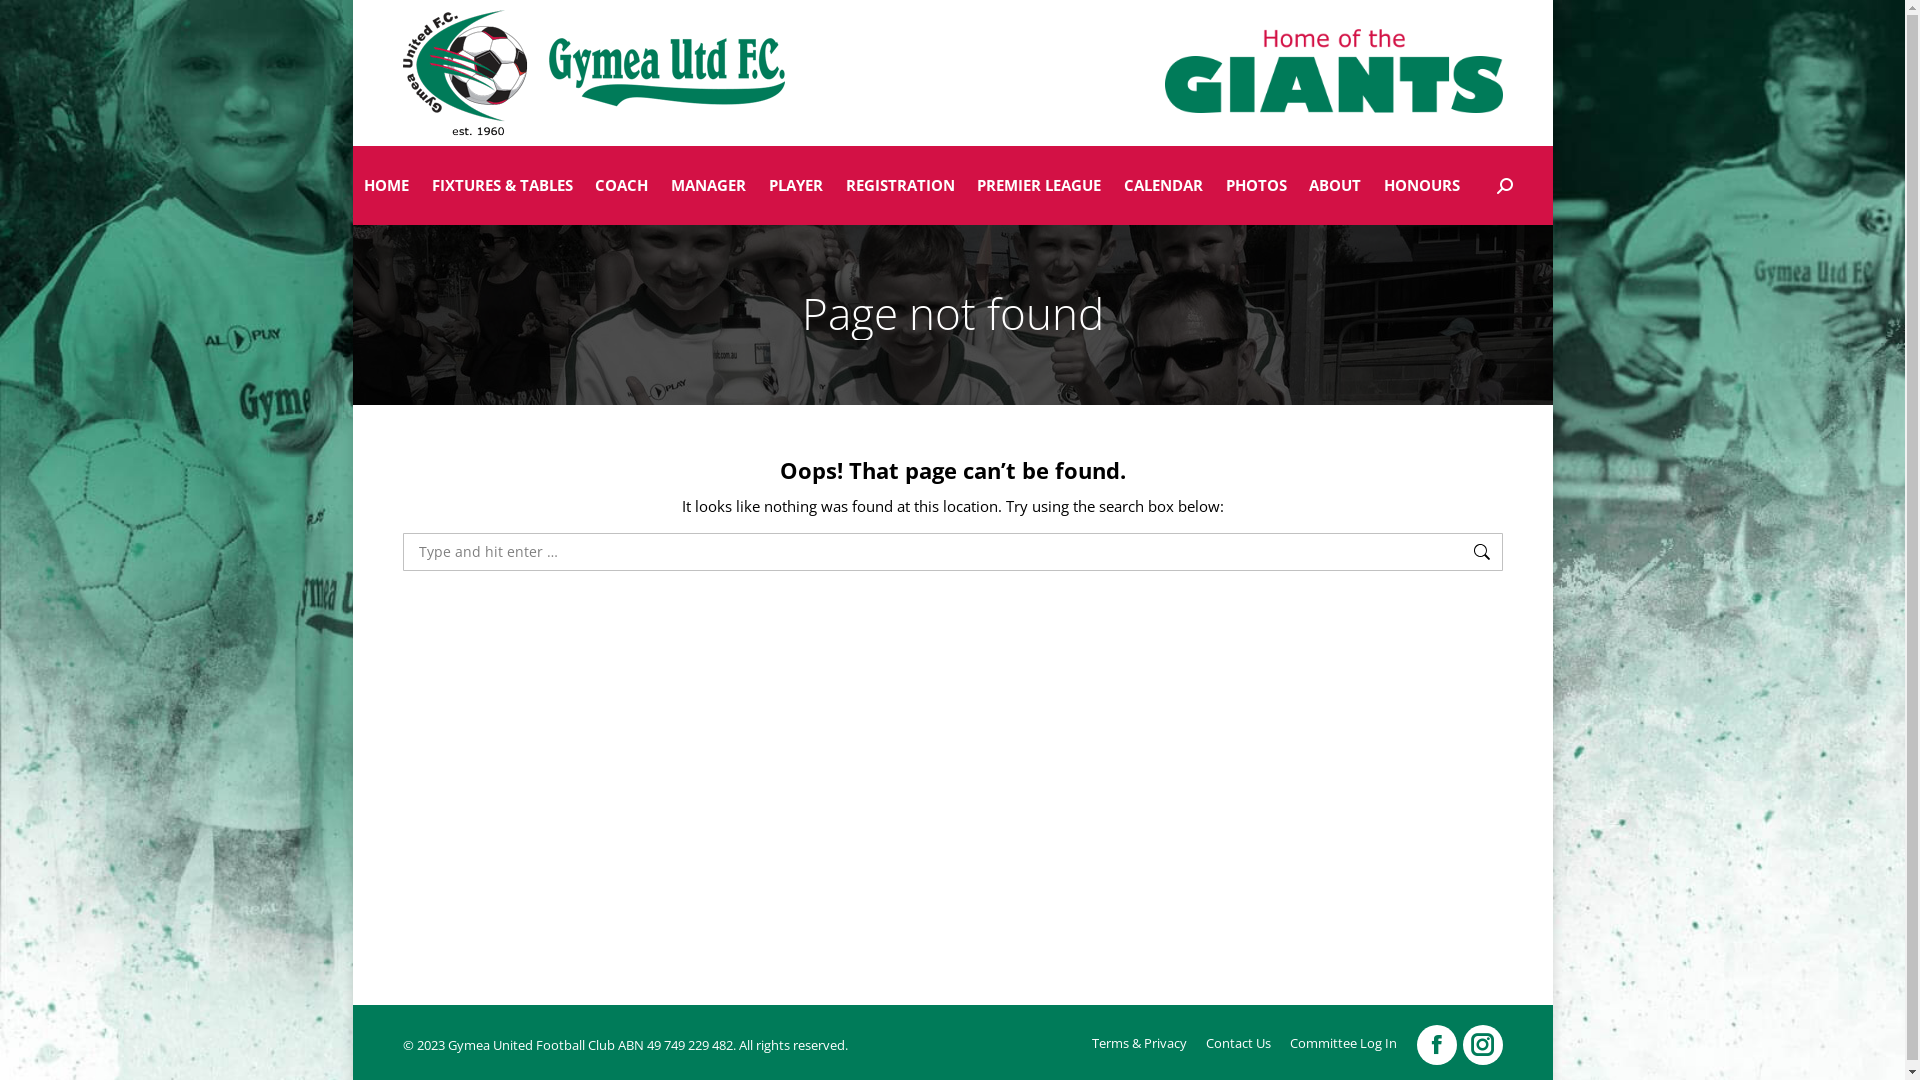 The height and width of the screenshot is (1080, 1920). Describe the element at coordinates (351, 185) in the screenshot. I see `'HOME'` at that location.